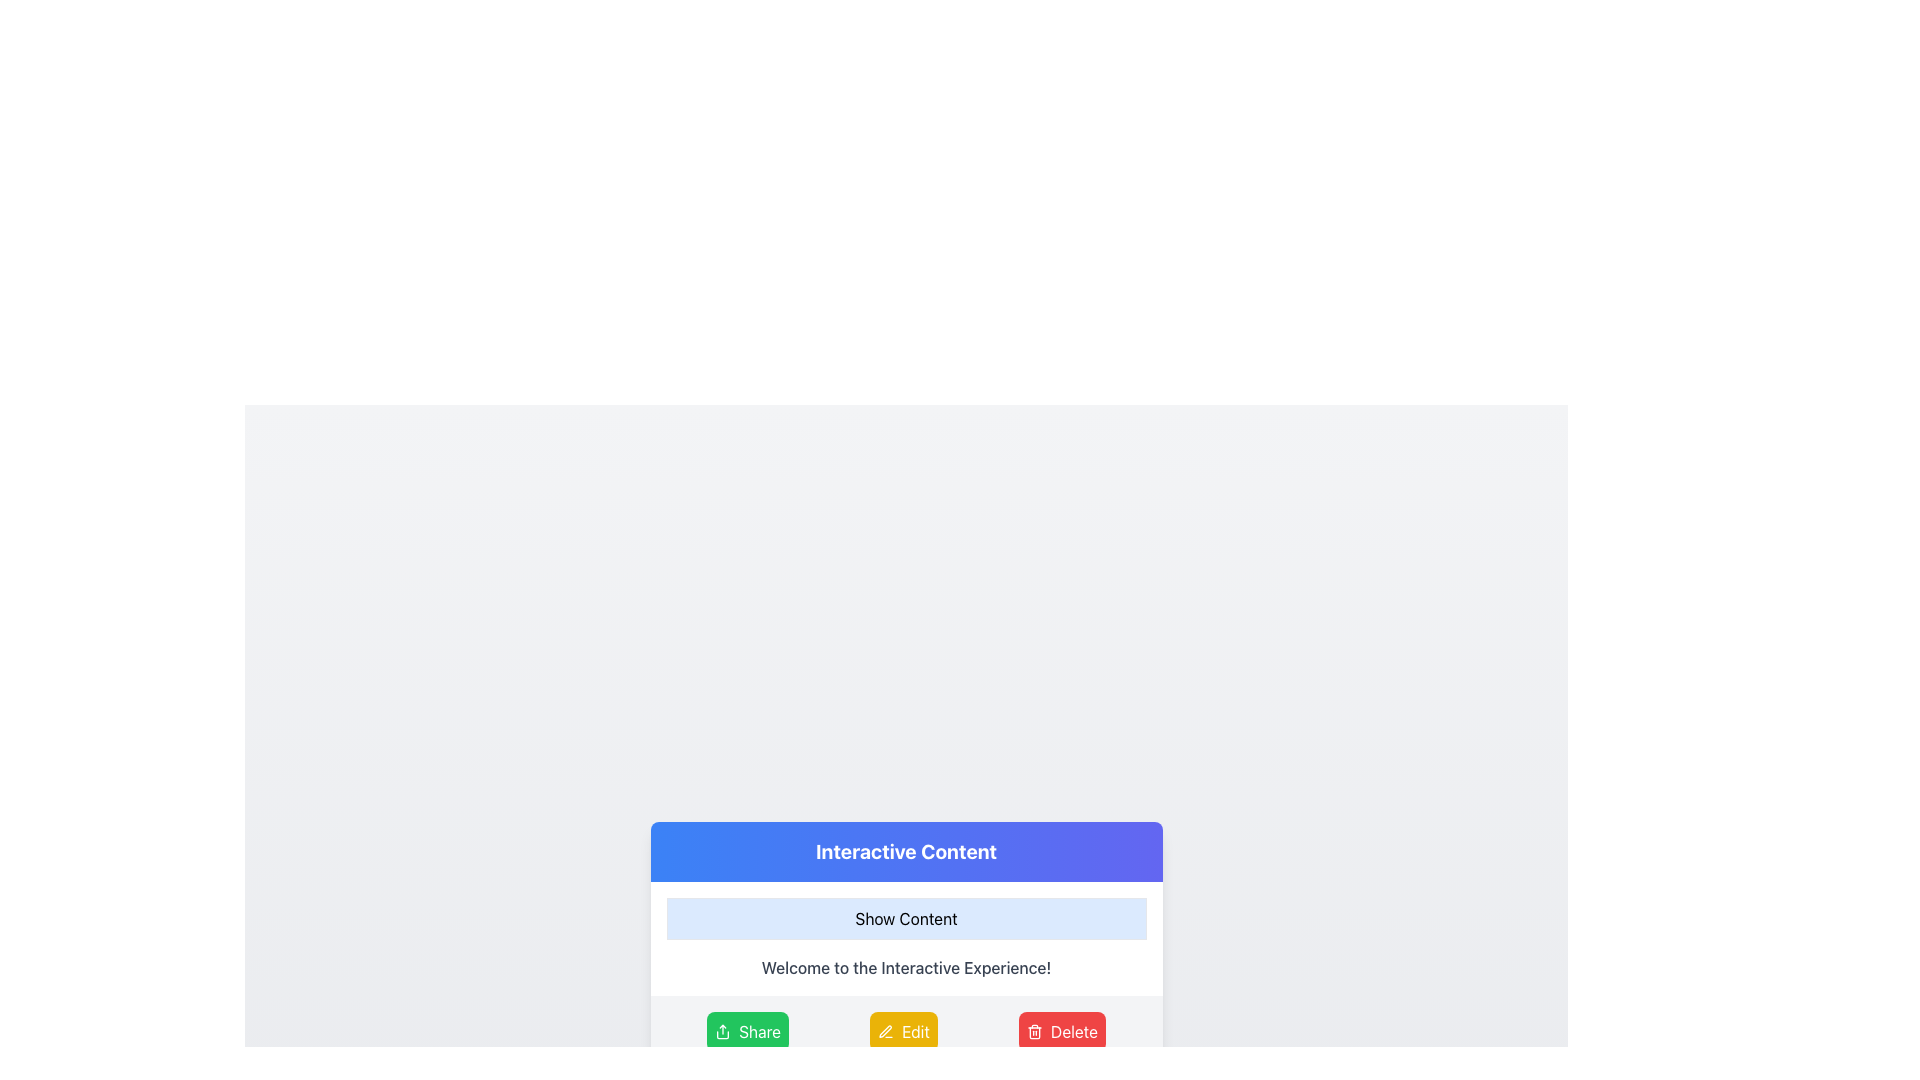 This screenshot has width=1920, height=1080. I want to click on the trash can-shaped icon located to the left of the 'Delete' button at the bottom-right of the interface, so click(1035, 1032).